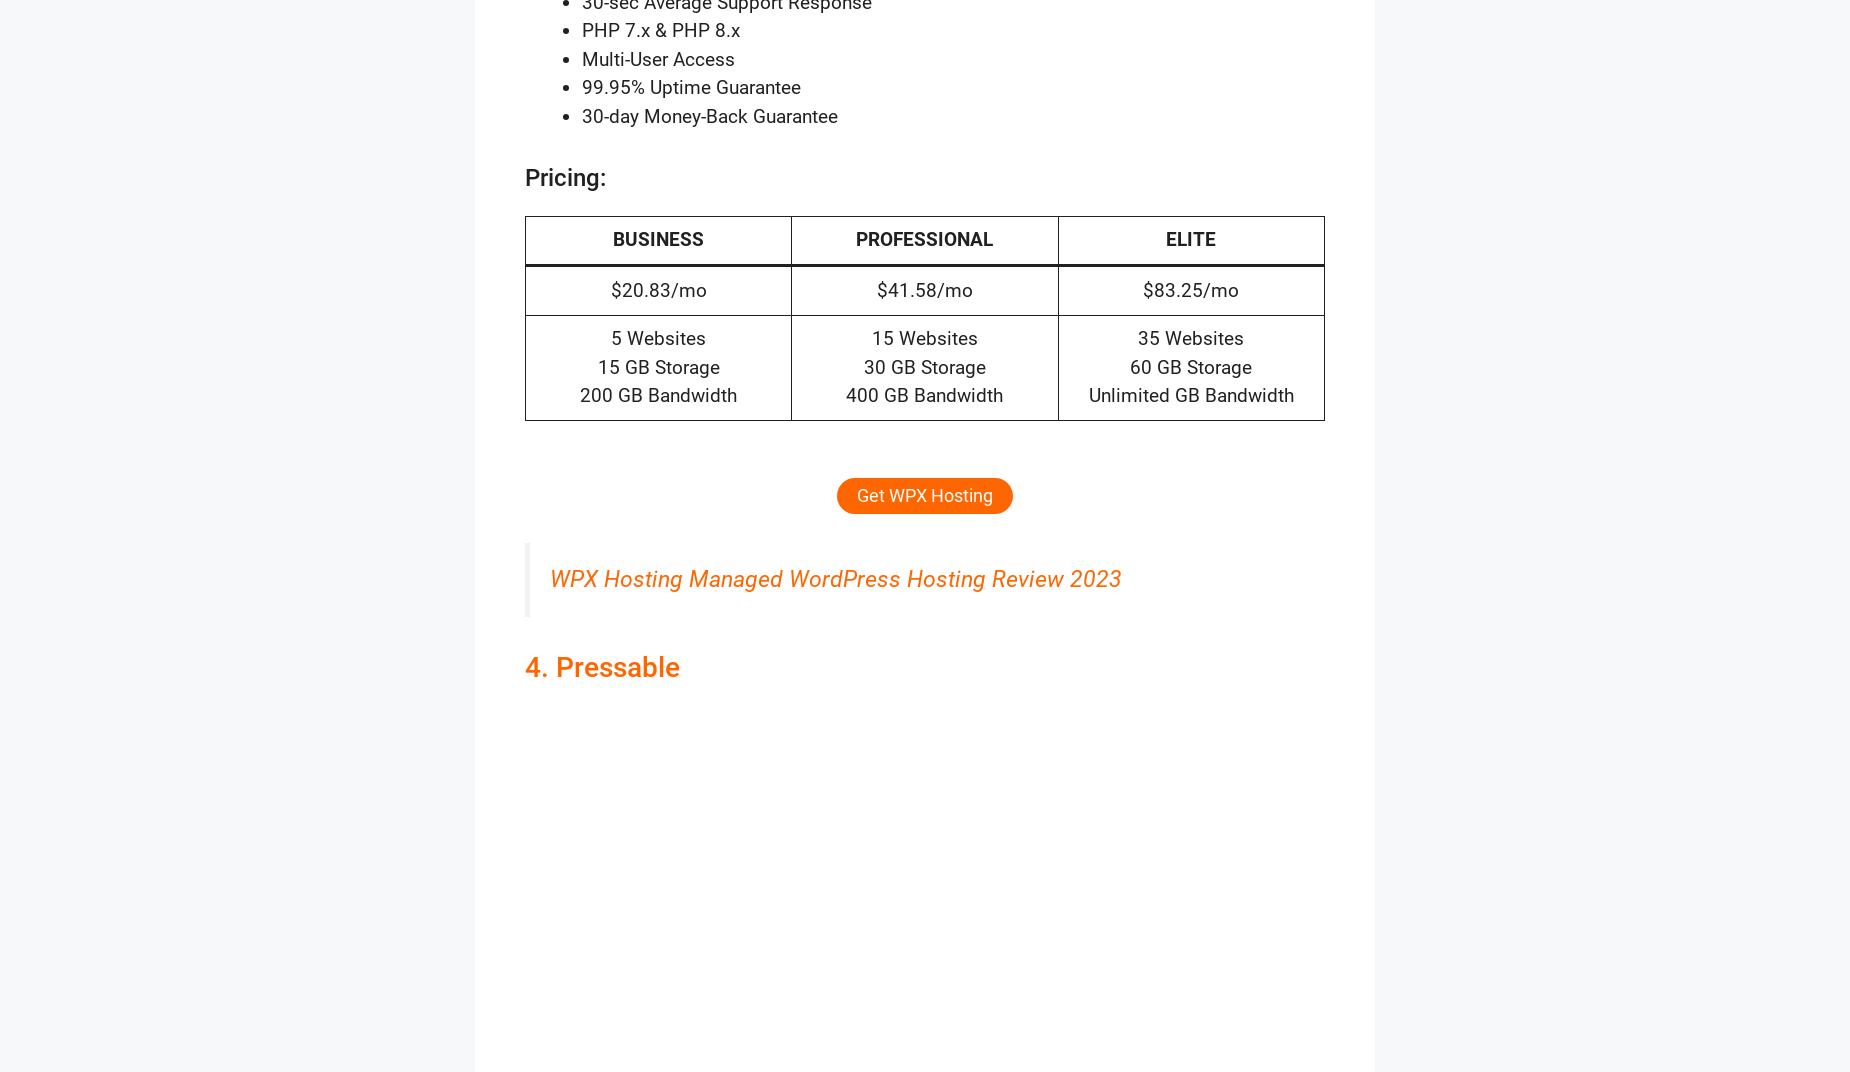 The image size is (1850, 1072). What do you see at coordinates (924, 239) in the screenshot?
I see `'PROFESSIONAL'` at bounding box center [924, 239].